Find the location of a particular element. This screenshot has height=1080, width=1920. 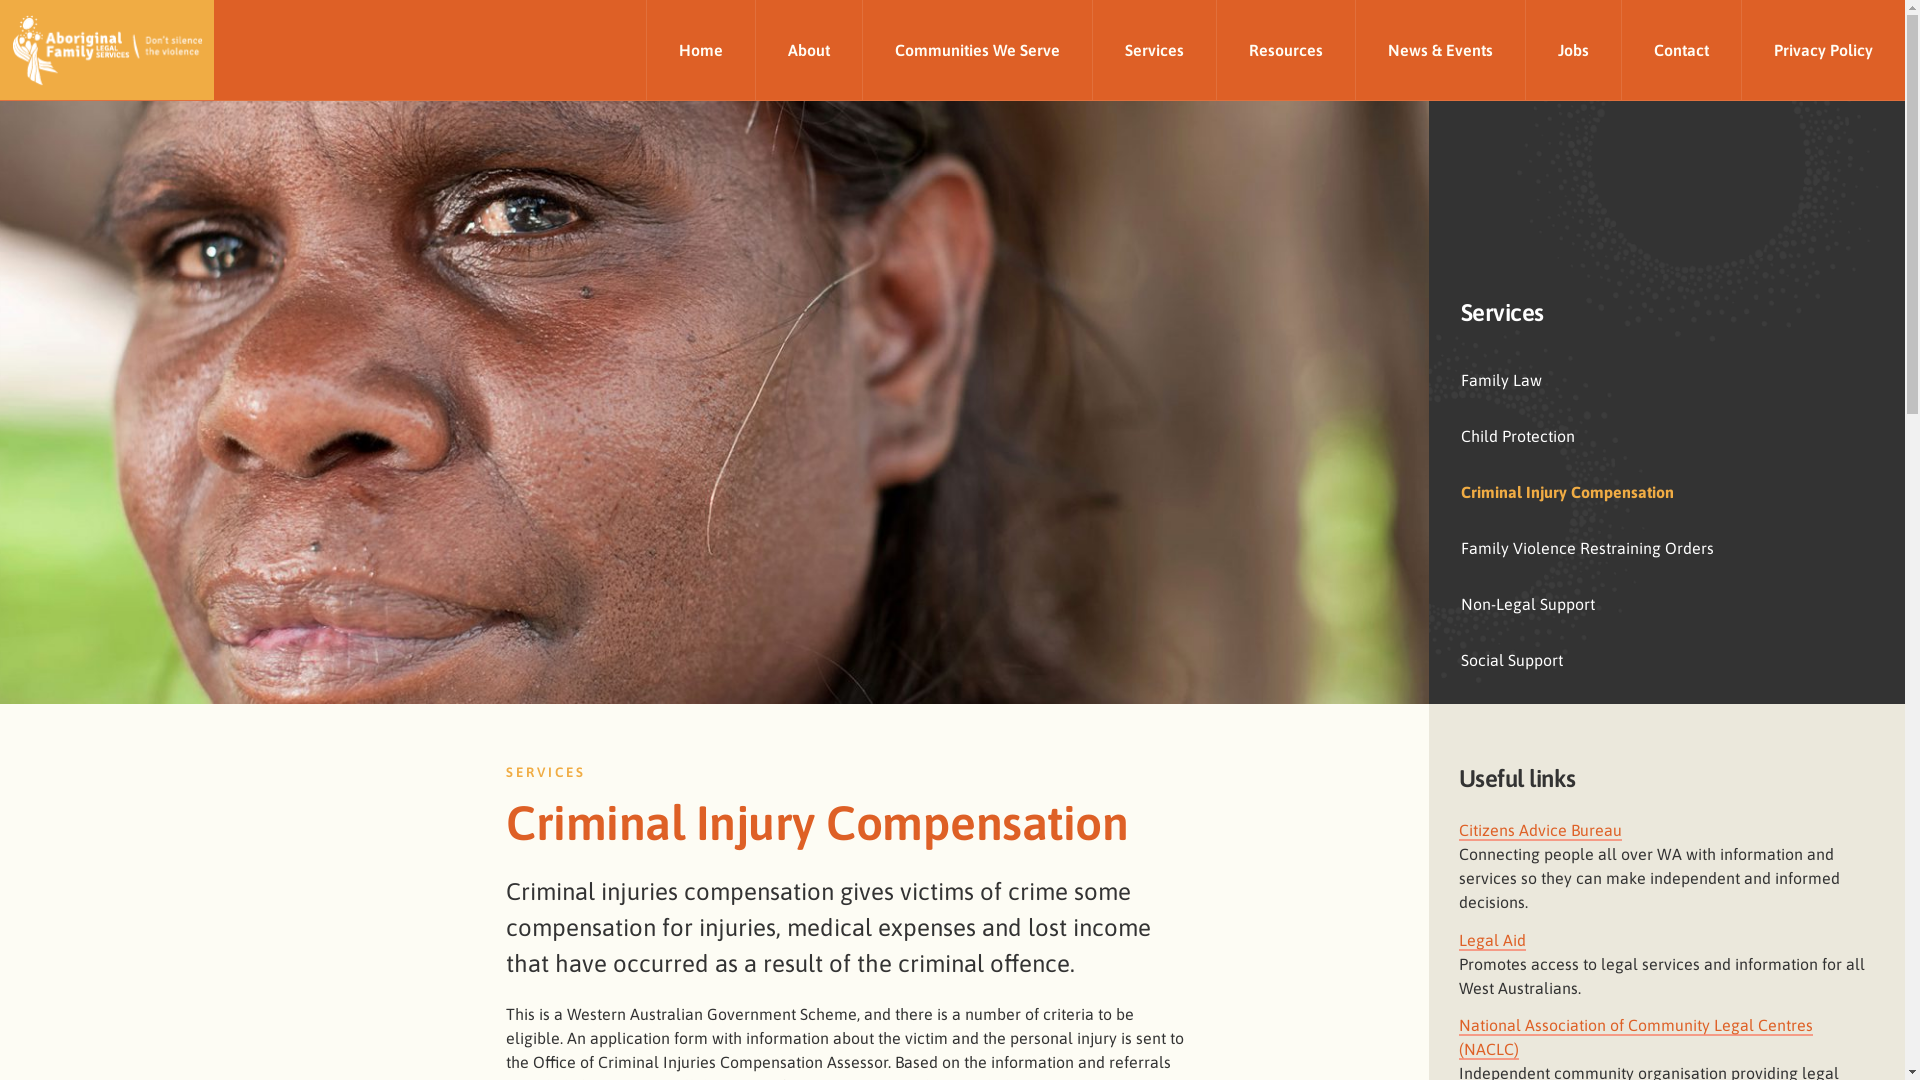

'Child Protection' is located at coordinates (1666, 434).